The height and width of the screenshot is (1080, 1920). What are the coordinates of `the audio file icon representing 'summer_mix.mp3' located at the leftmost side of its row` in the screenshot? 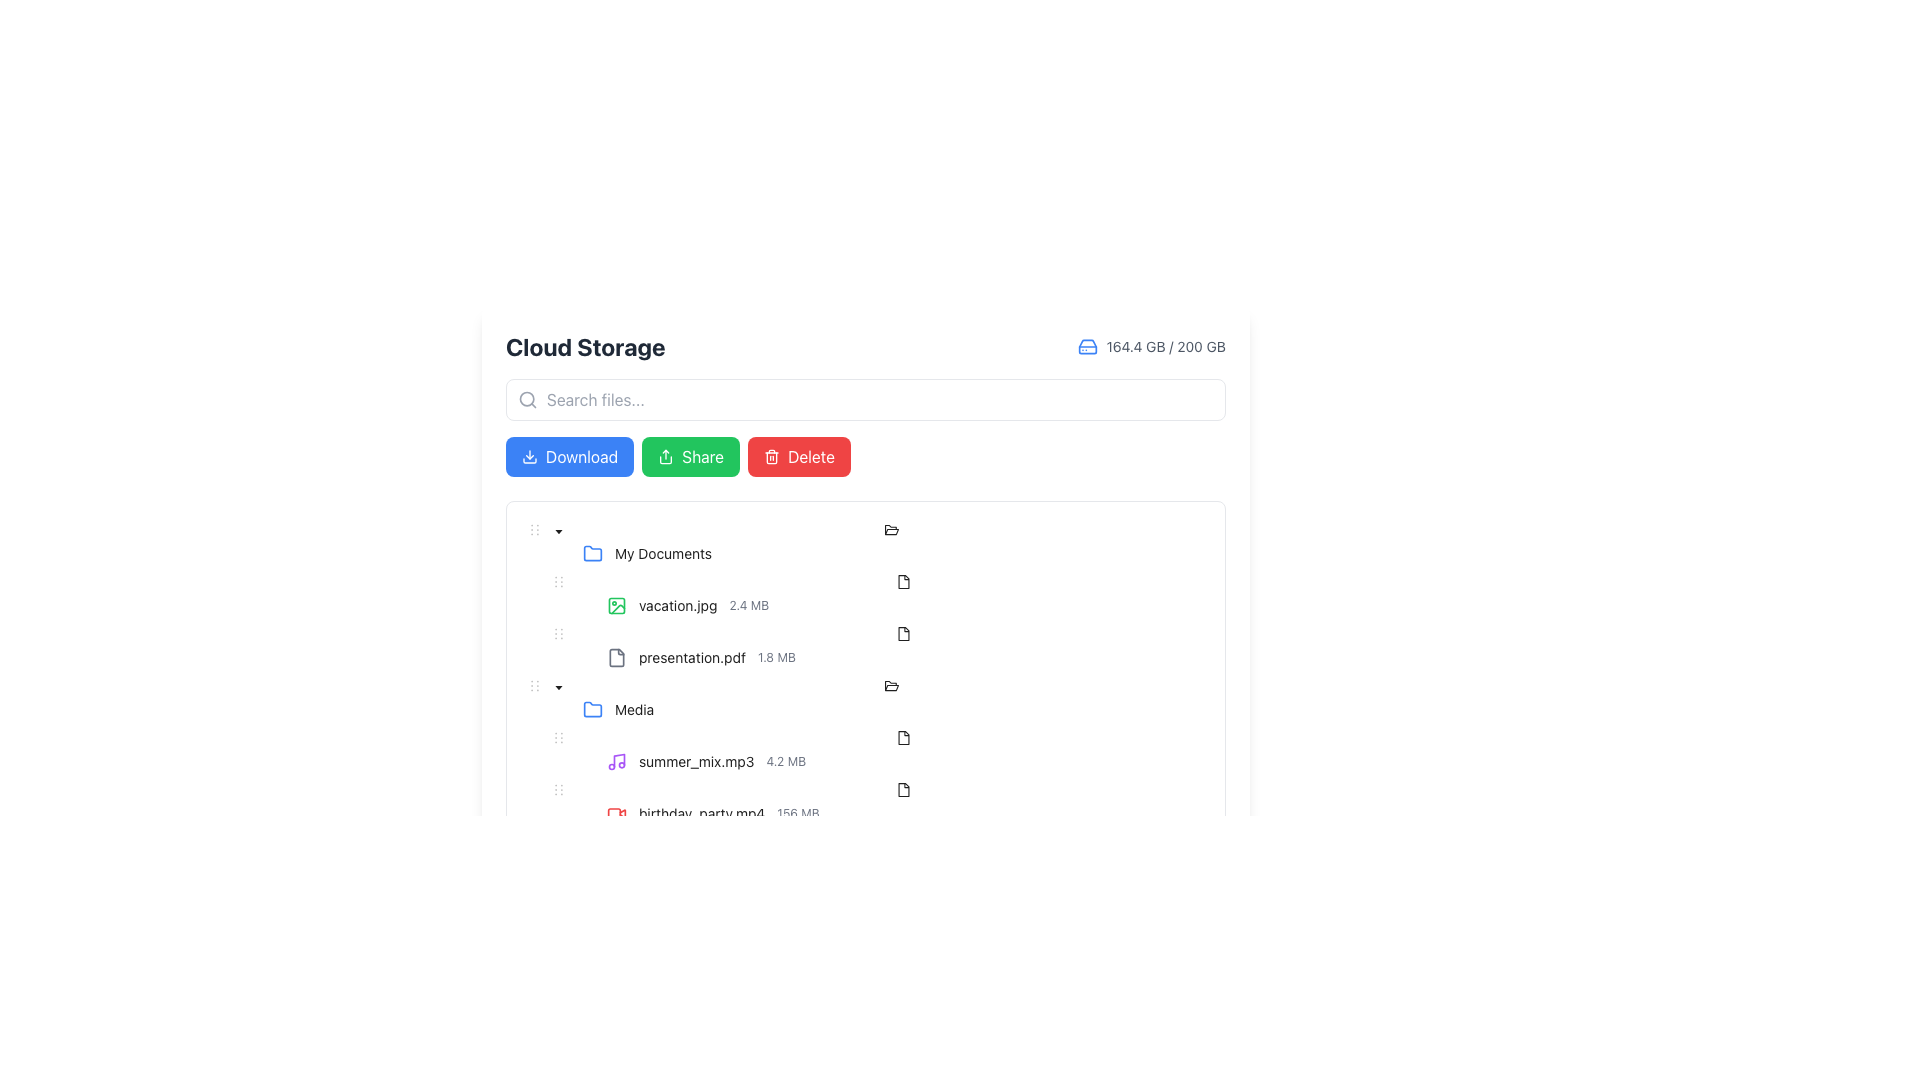 It's located at (616, 762).